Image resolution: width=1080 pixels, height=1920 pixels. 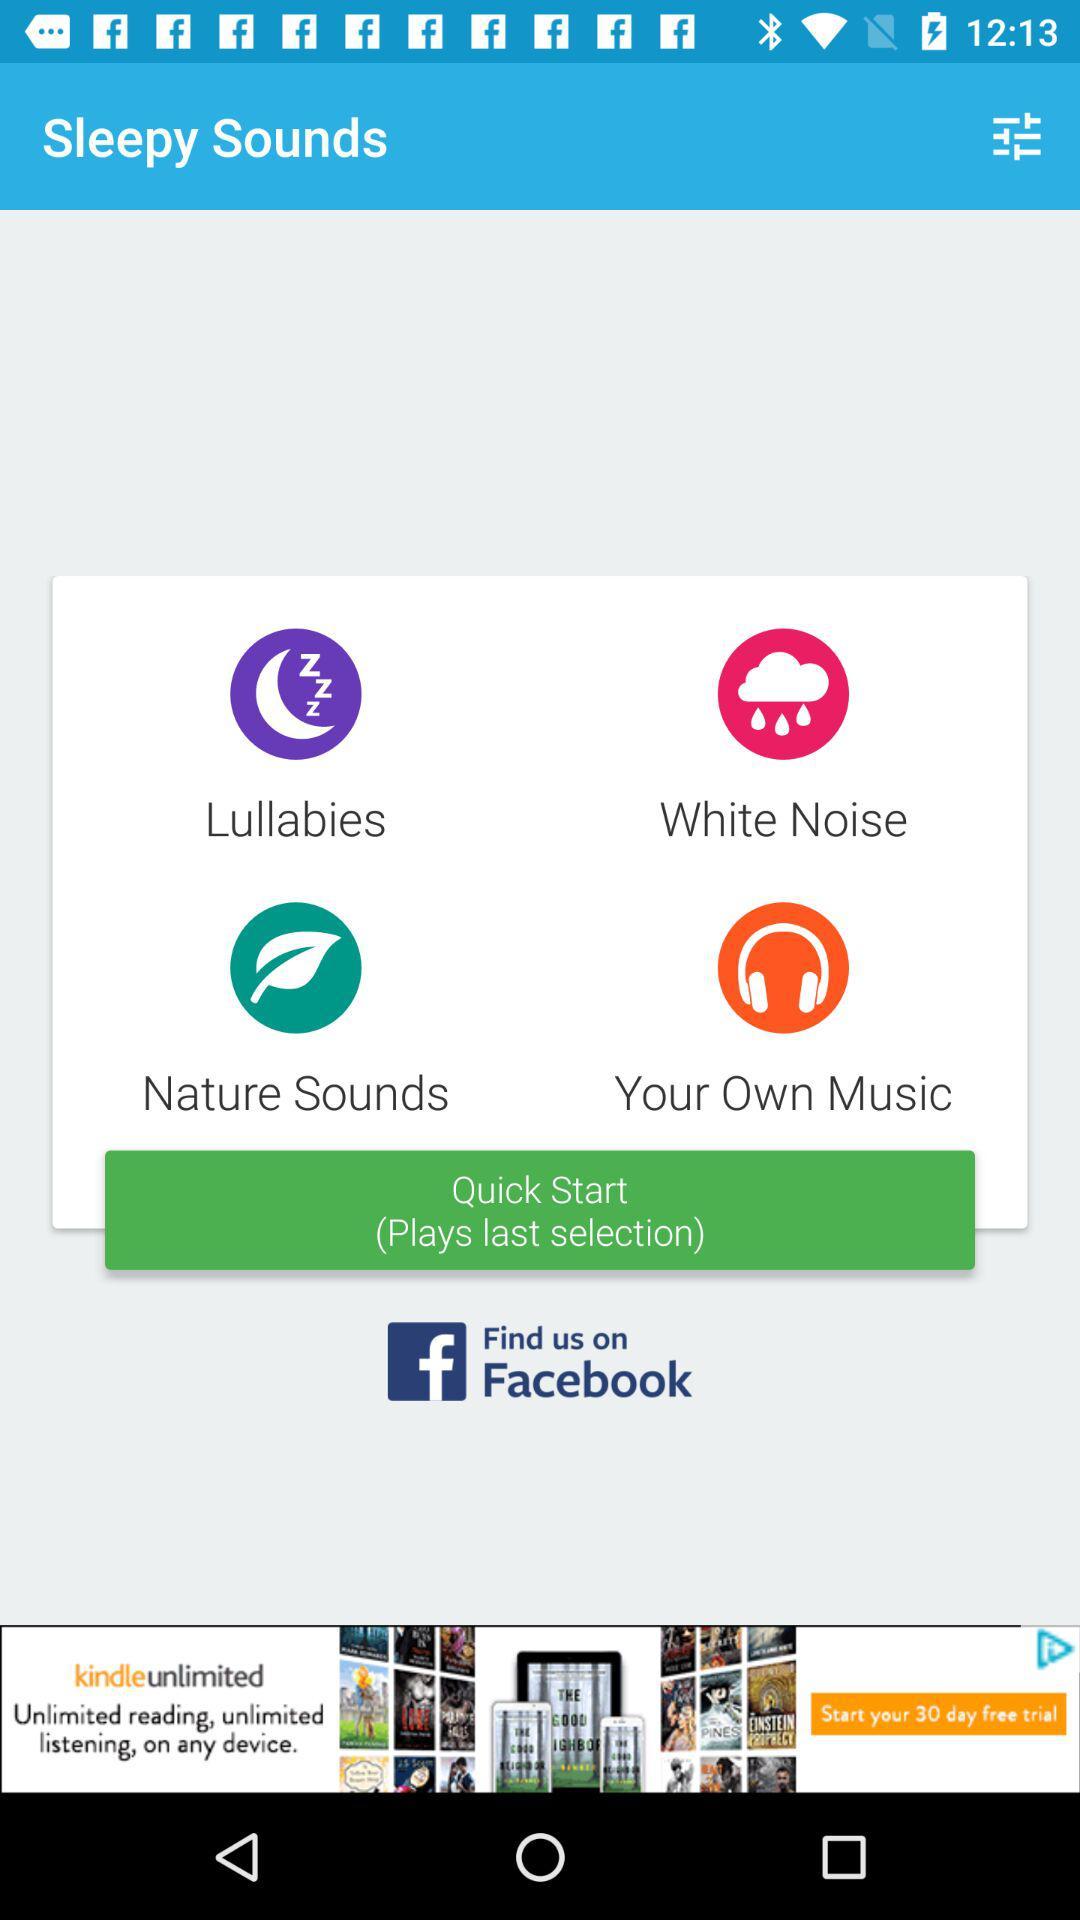 What do you see at coordinates (540, 1373) in the screenshot?
I see `open the app facebook page` at bounding box center [540, 1373].